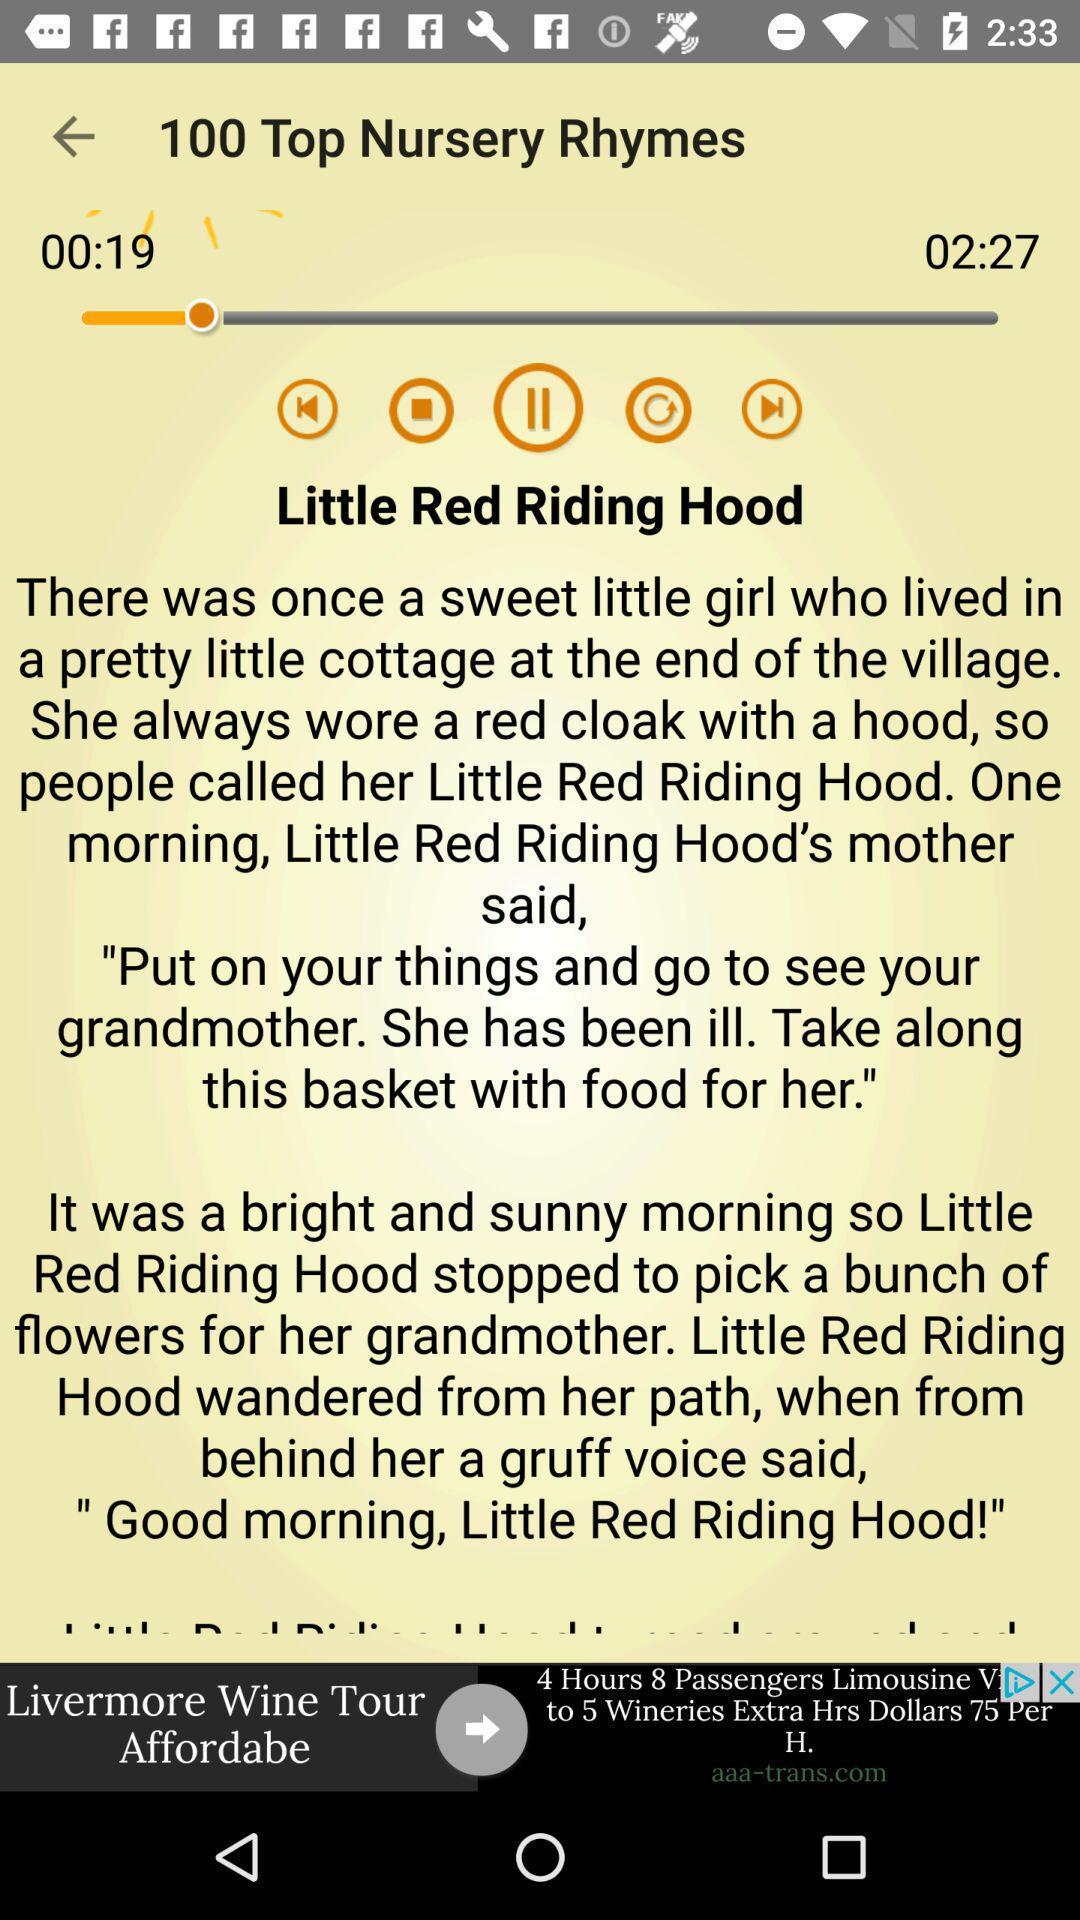  What do you see at coordinates (433, 409) in the screenshot?
I see `play` at bounding box center [433, 409].